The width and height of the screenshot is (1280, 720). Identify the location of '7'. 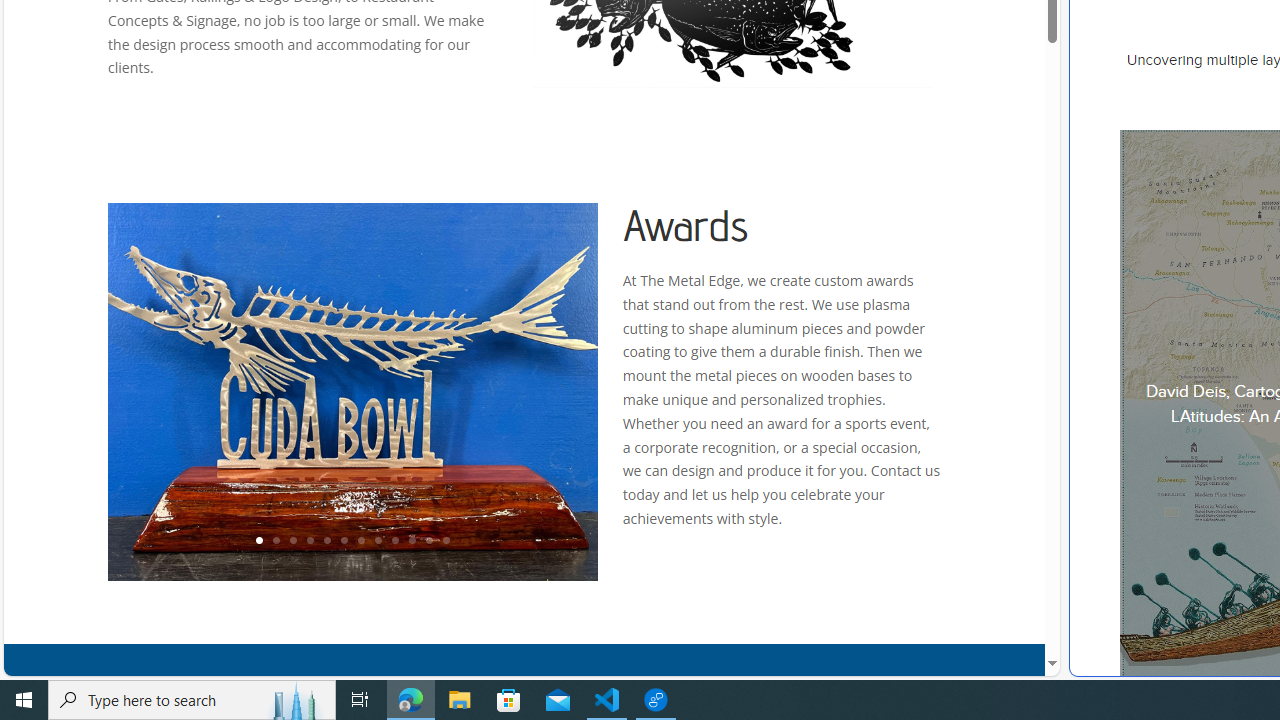
(360, 541).